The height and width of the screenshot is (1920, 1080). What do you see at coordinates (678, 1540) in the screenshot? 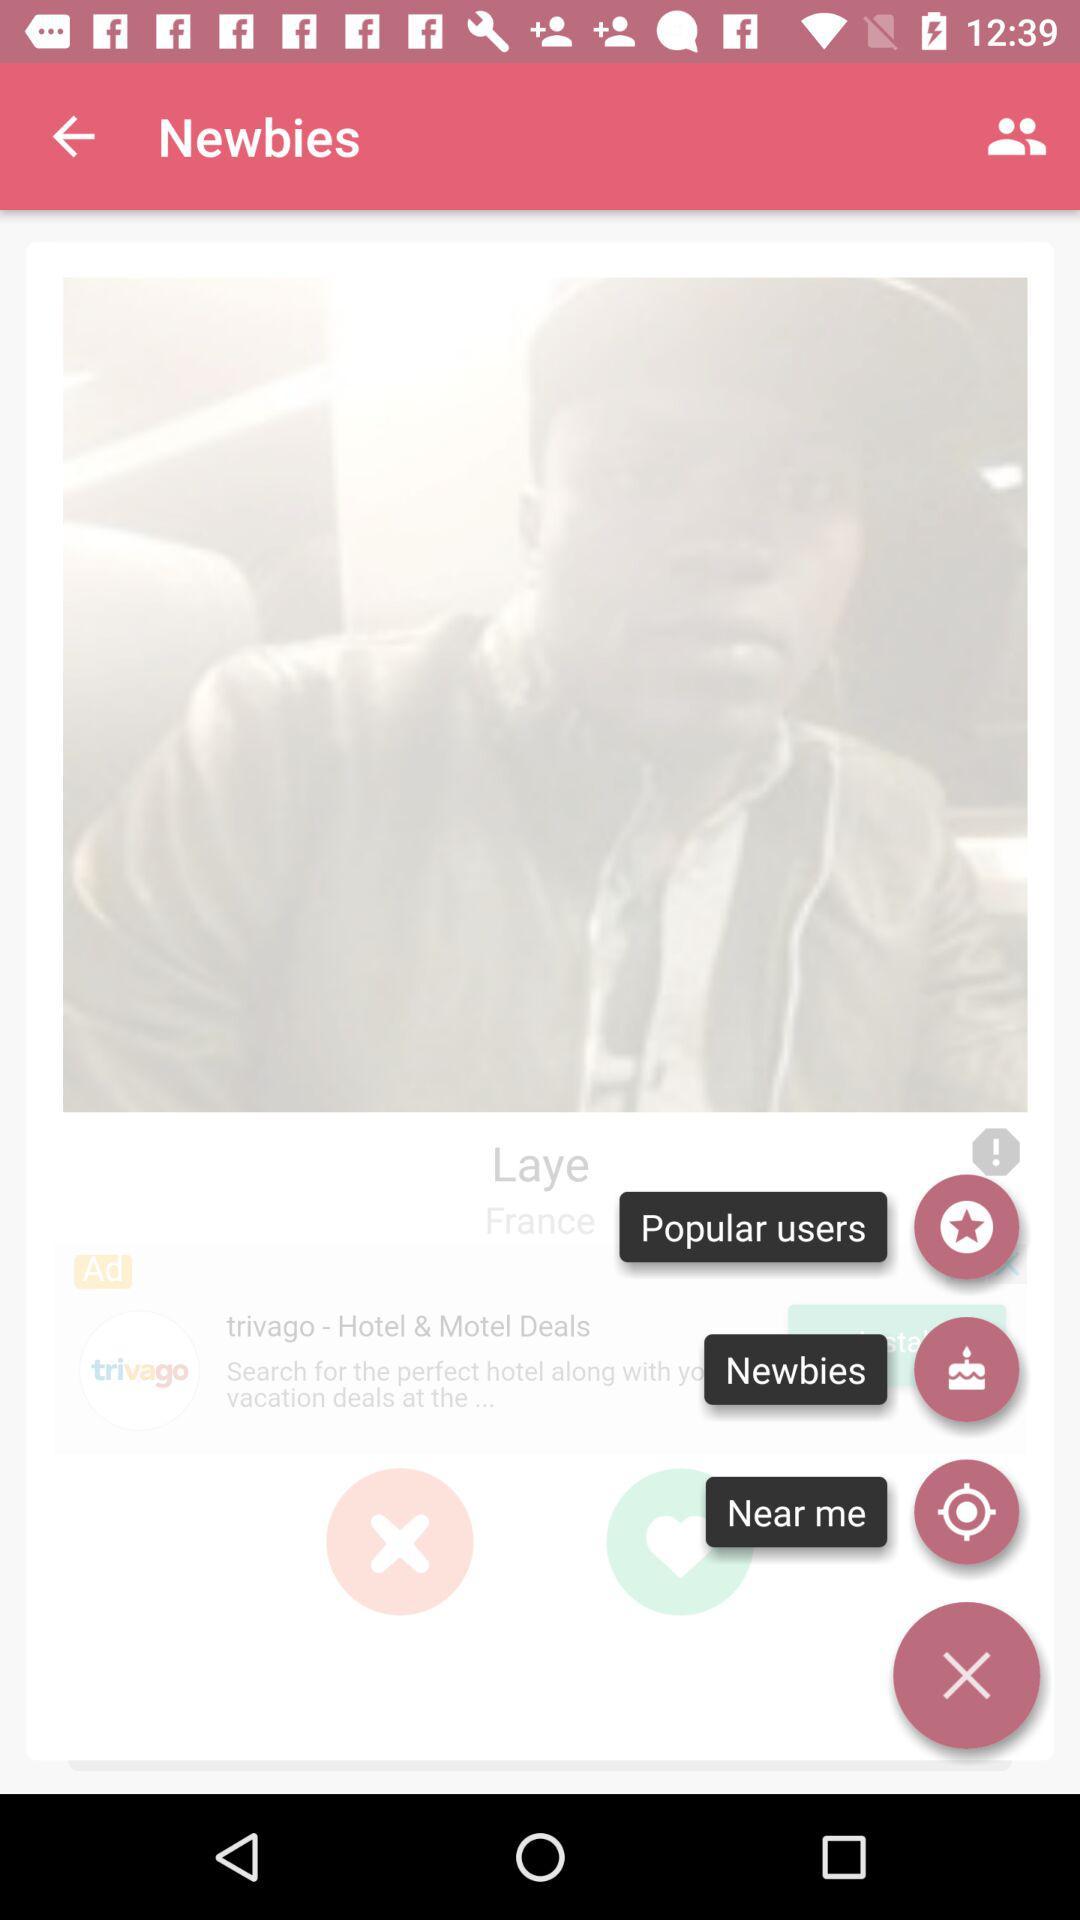
I see `the favorite icon` at bounding box center [678, 1540].